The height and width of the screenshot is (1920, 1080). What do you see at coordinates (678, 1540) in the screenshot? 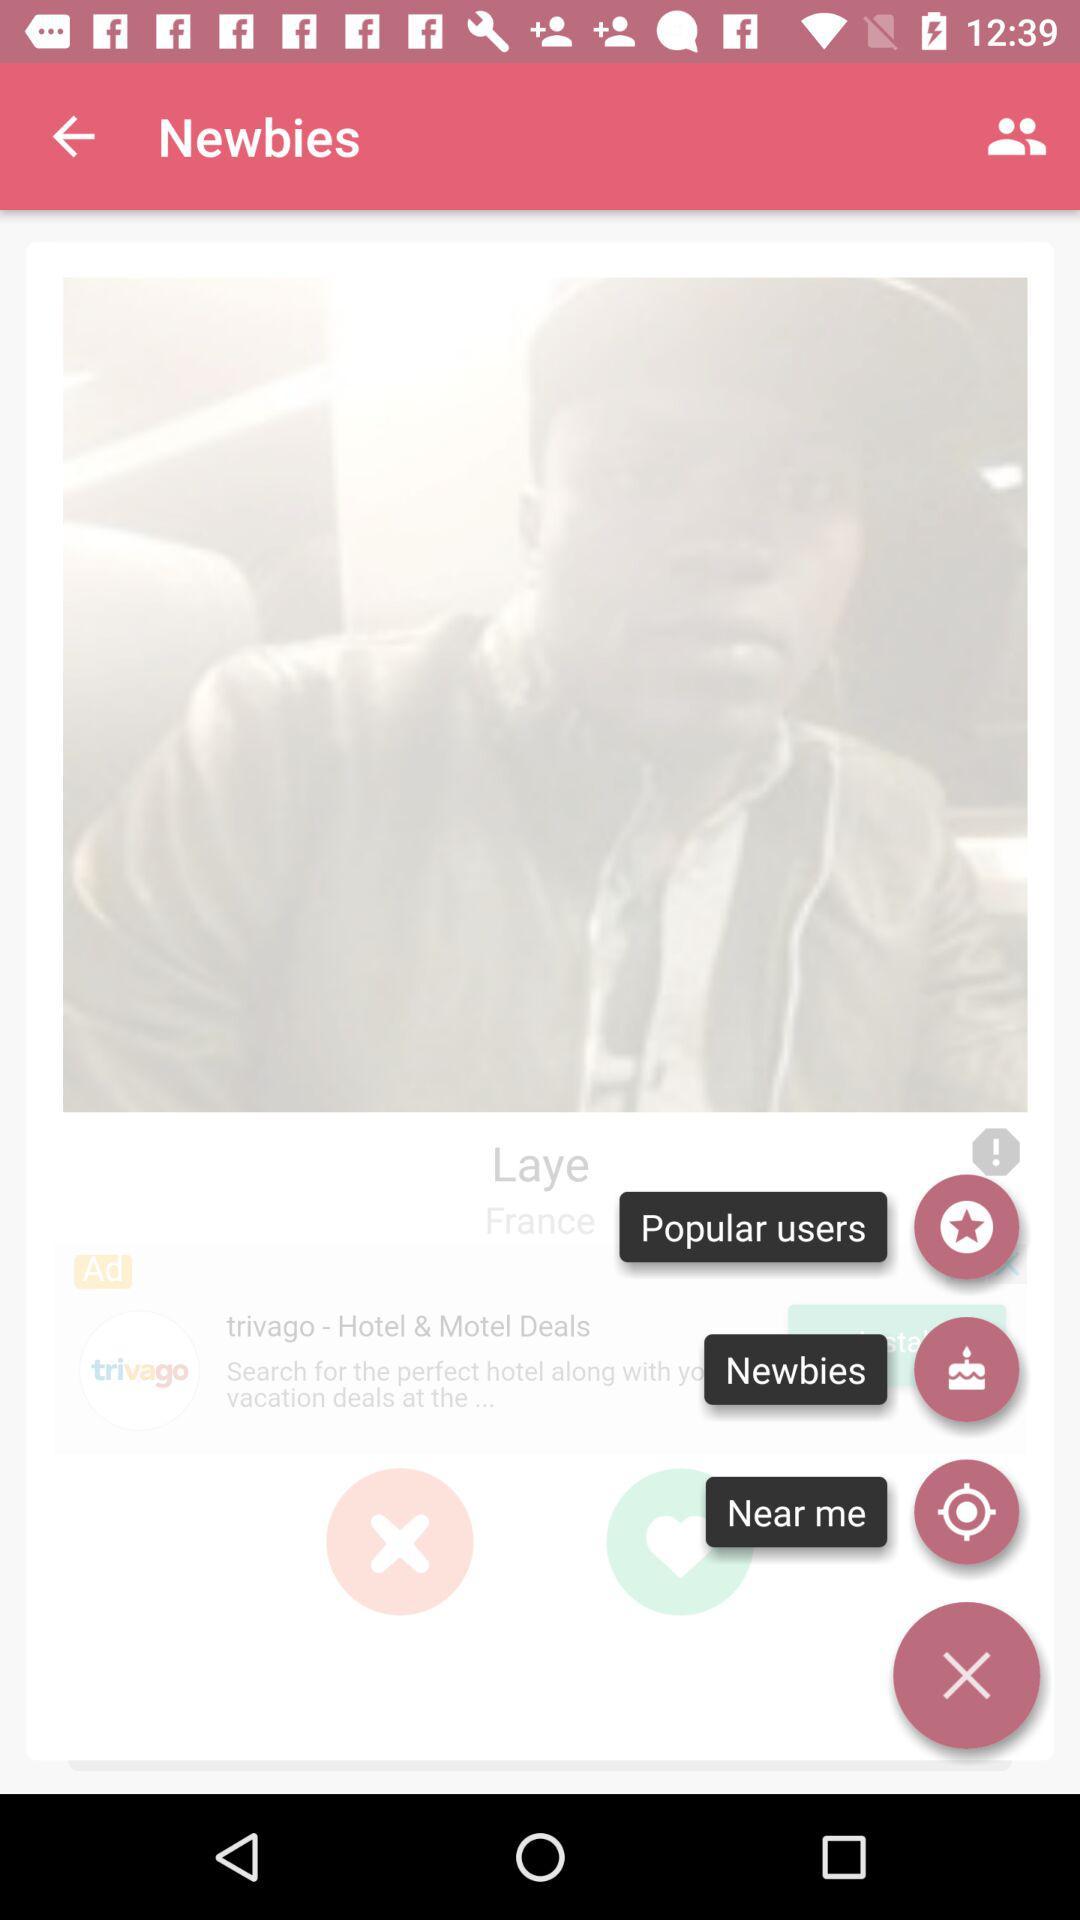
I see `the favorite icon` at bounding box center [678, 1540].